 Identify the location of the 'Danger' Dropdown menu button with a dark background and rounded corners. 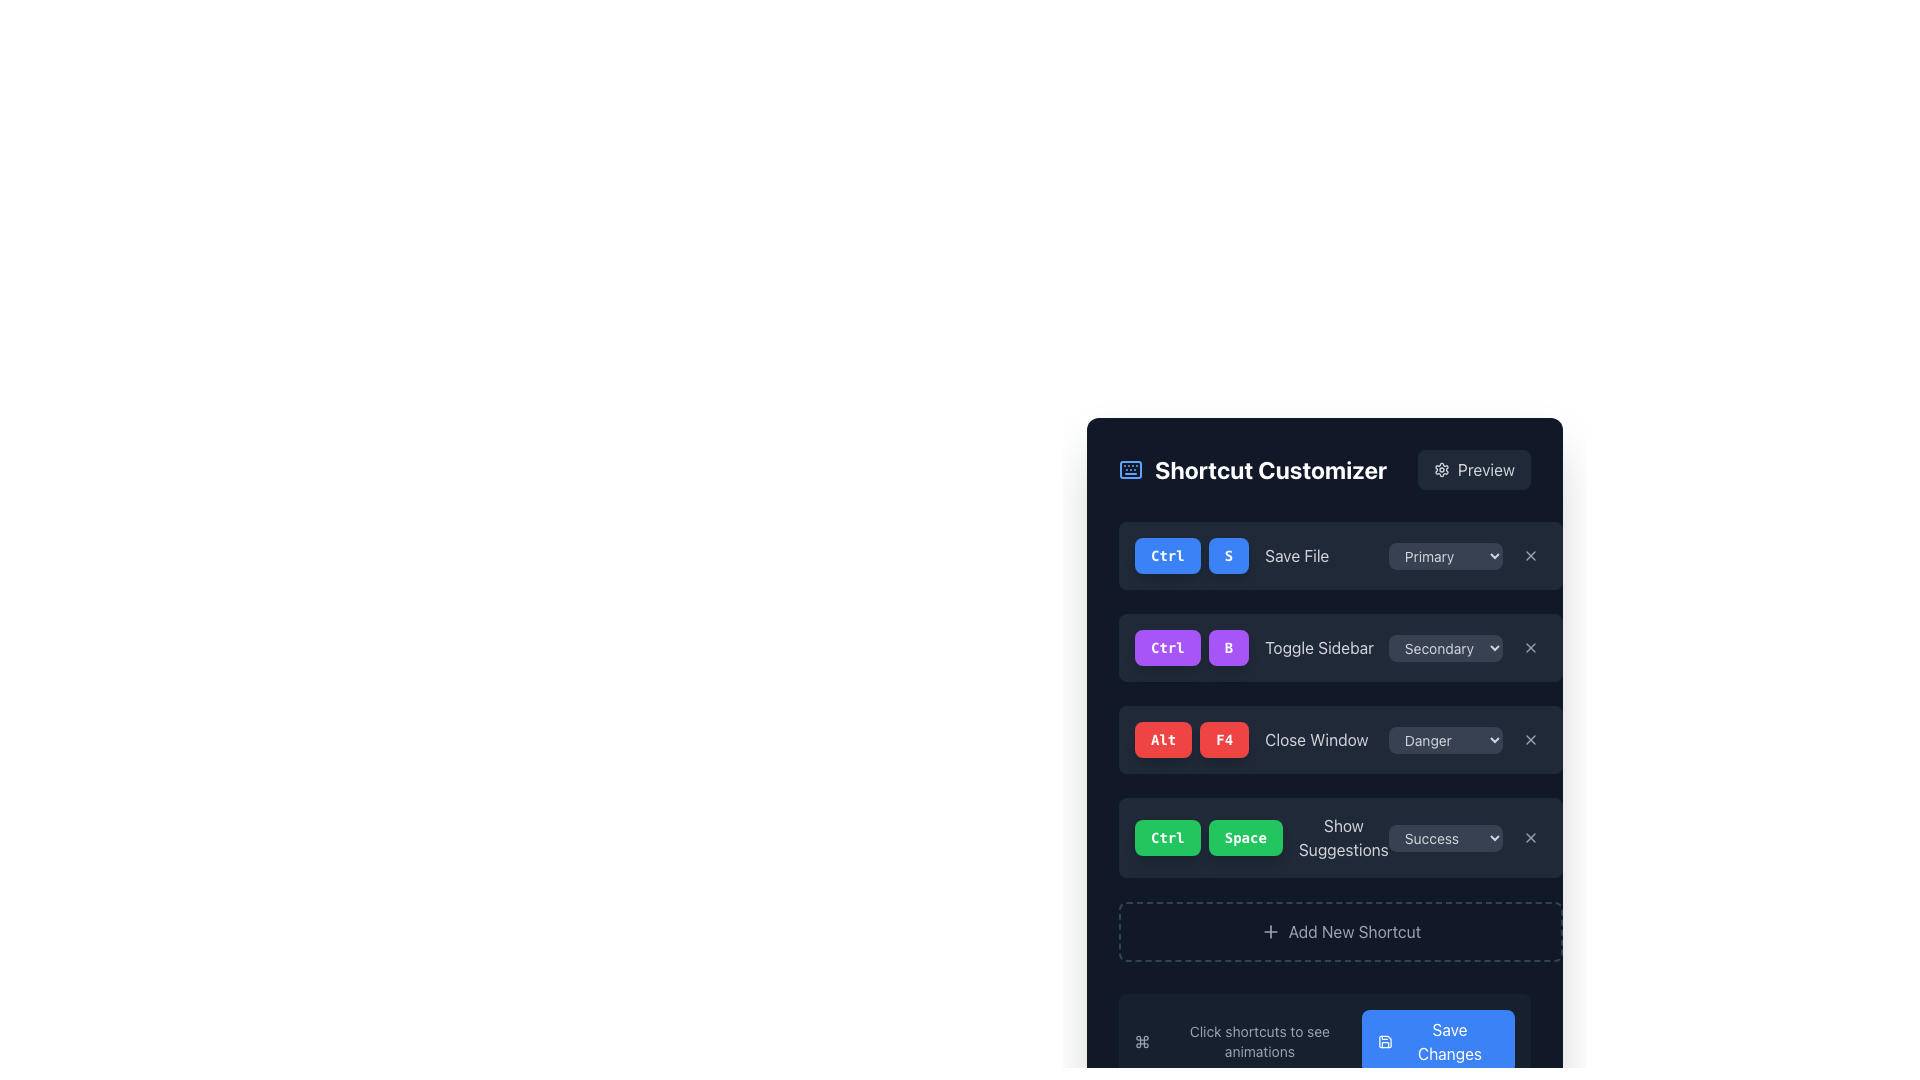
(1467, 740).